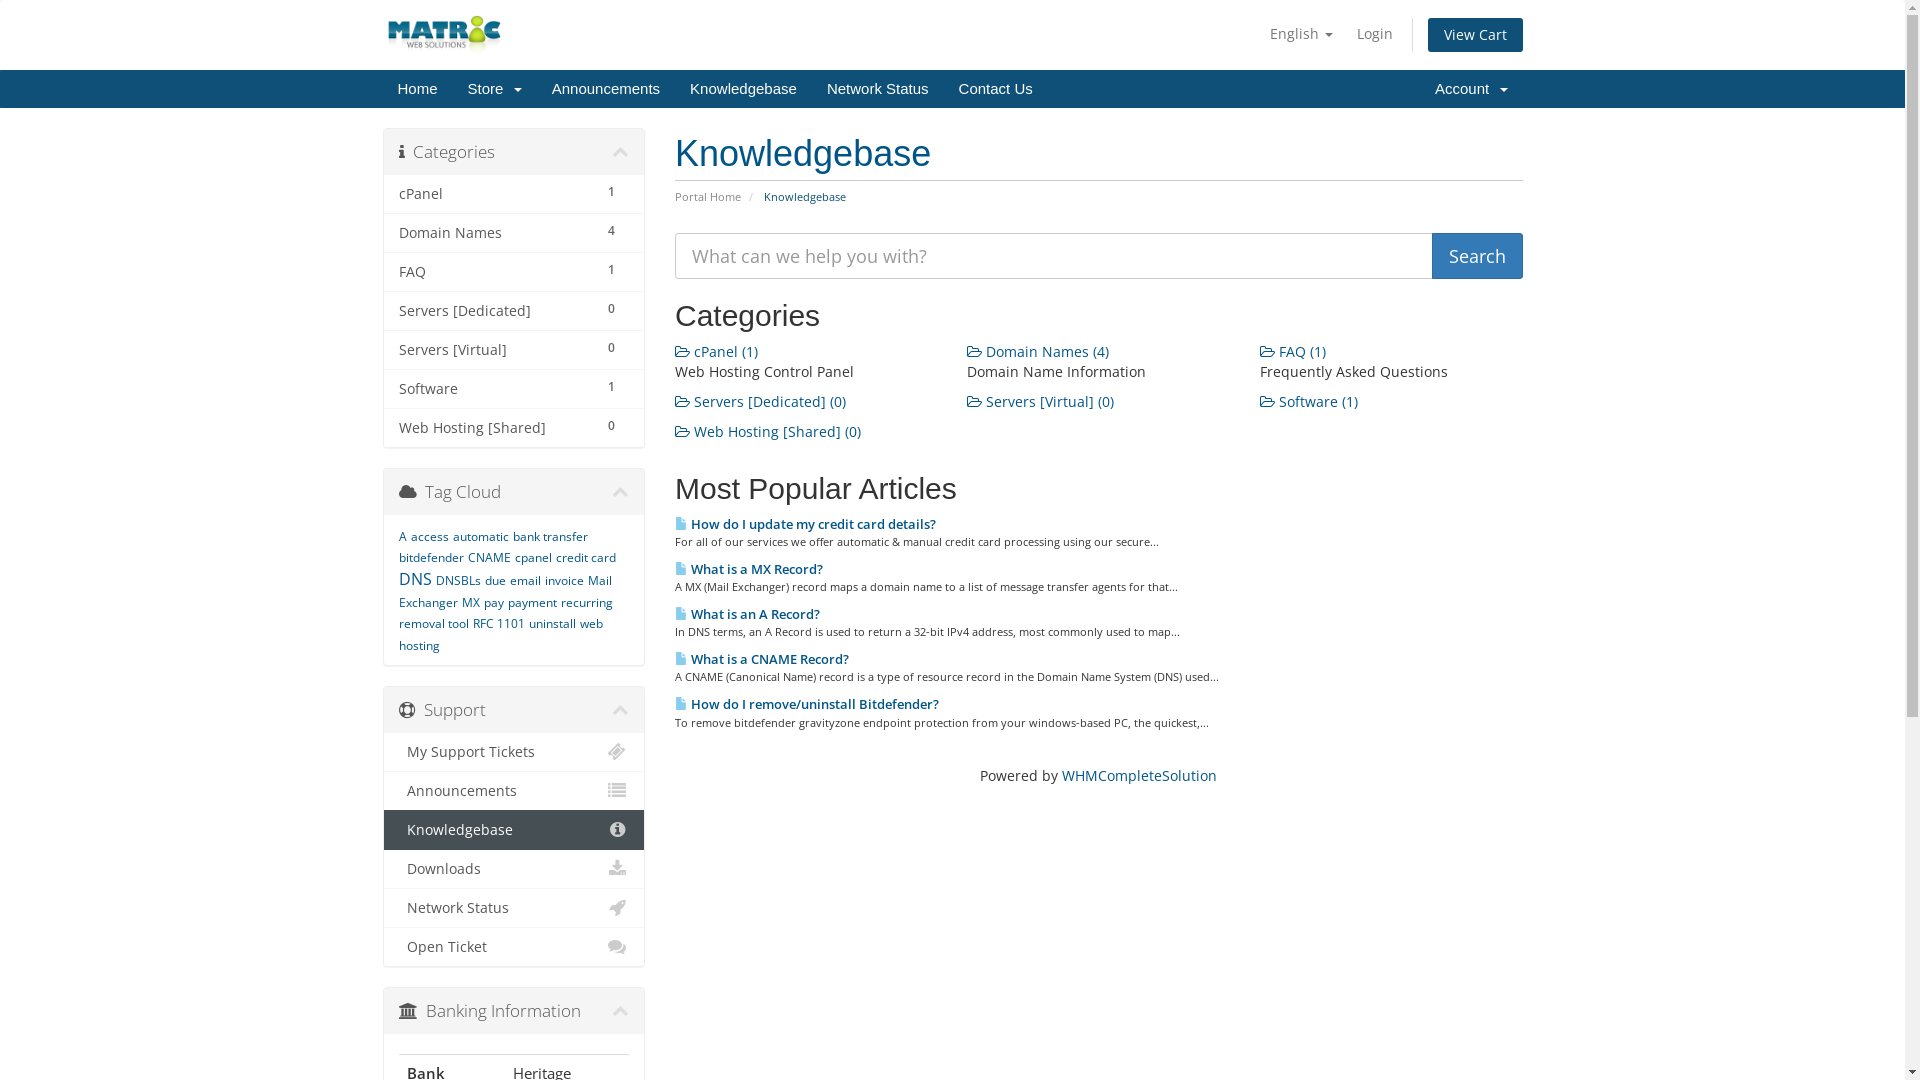 The width and height of the screenshot is (1920, 1080). Describe the element at coordinates (675, 569) in the screenshot. I see `' What is a MX Record?'` at that location.